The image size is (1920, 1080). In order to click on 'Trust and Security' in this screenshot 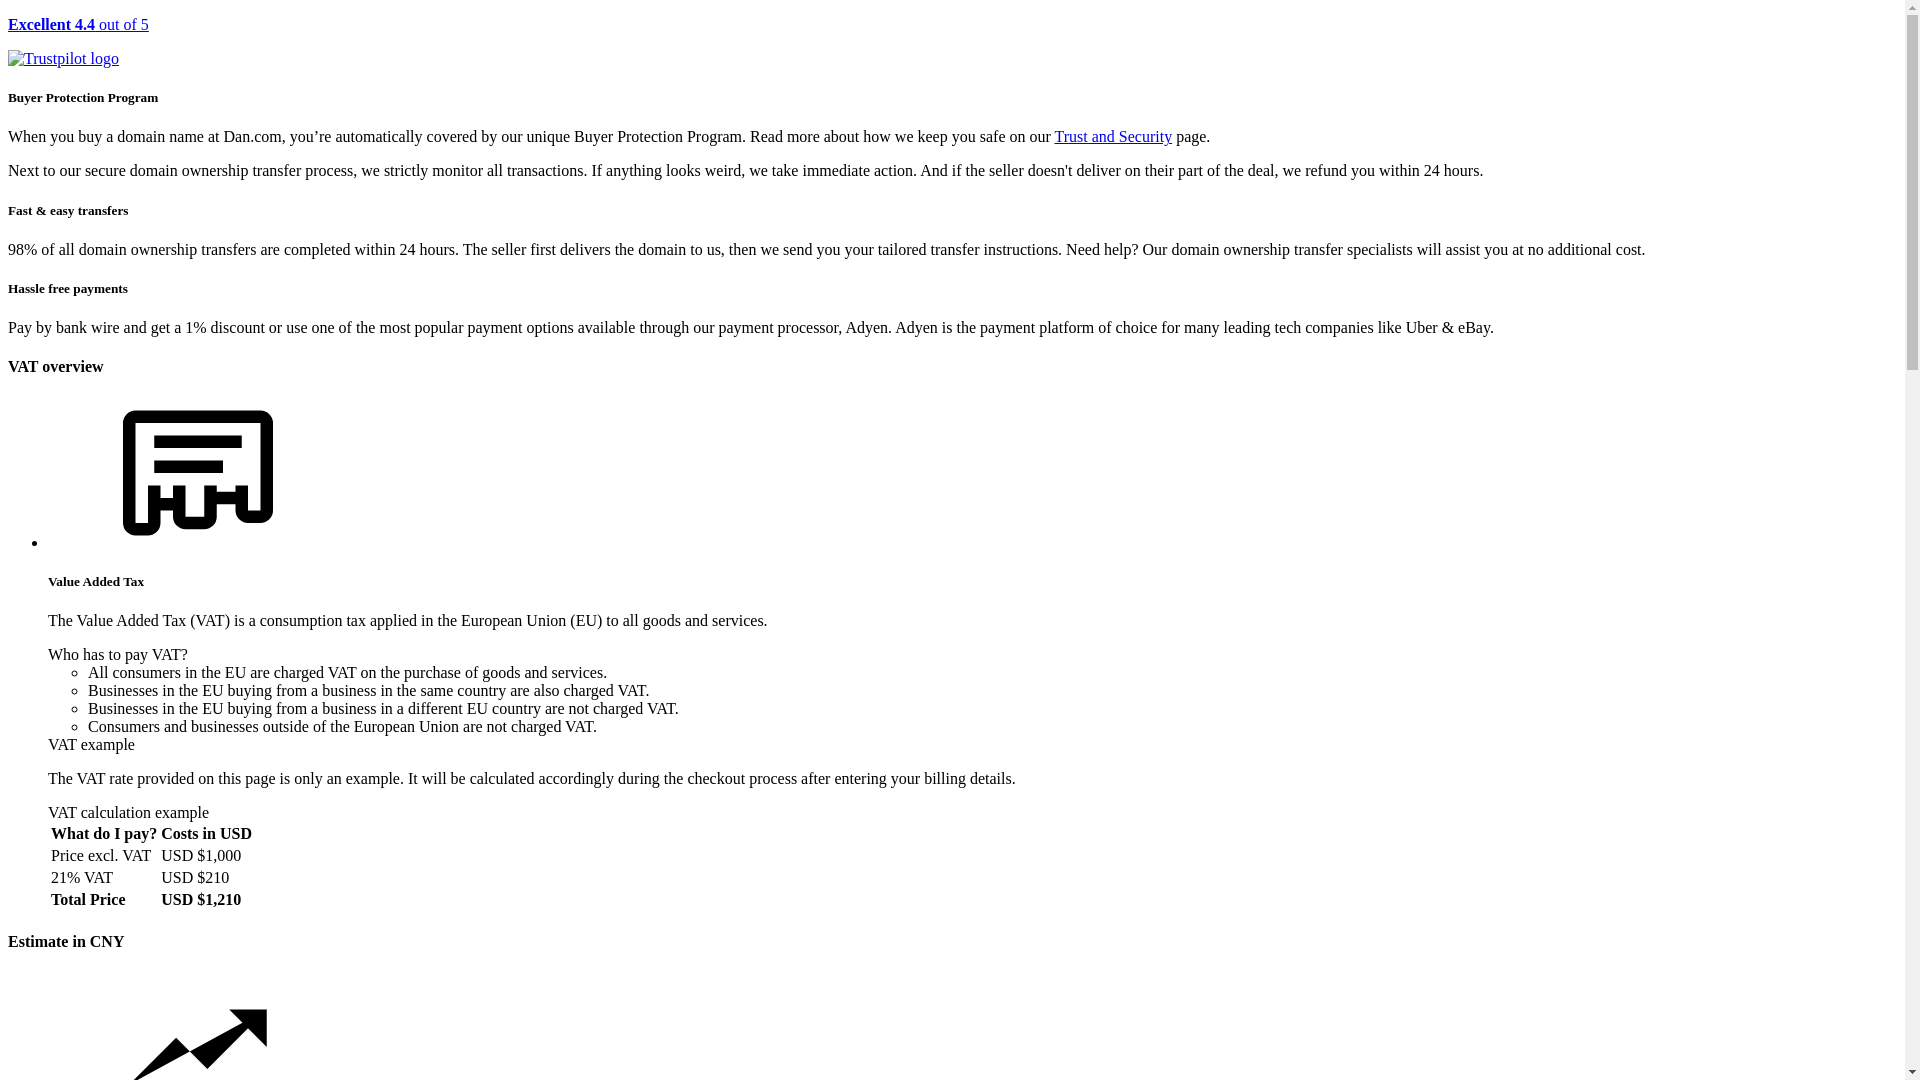, I will do `click(1112, 135)`.